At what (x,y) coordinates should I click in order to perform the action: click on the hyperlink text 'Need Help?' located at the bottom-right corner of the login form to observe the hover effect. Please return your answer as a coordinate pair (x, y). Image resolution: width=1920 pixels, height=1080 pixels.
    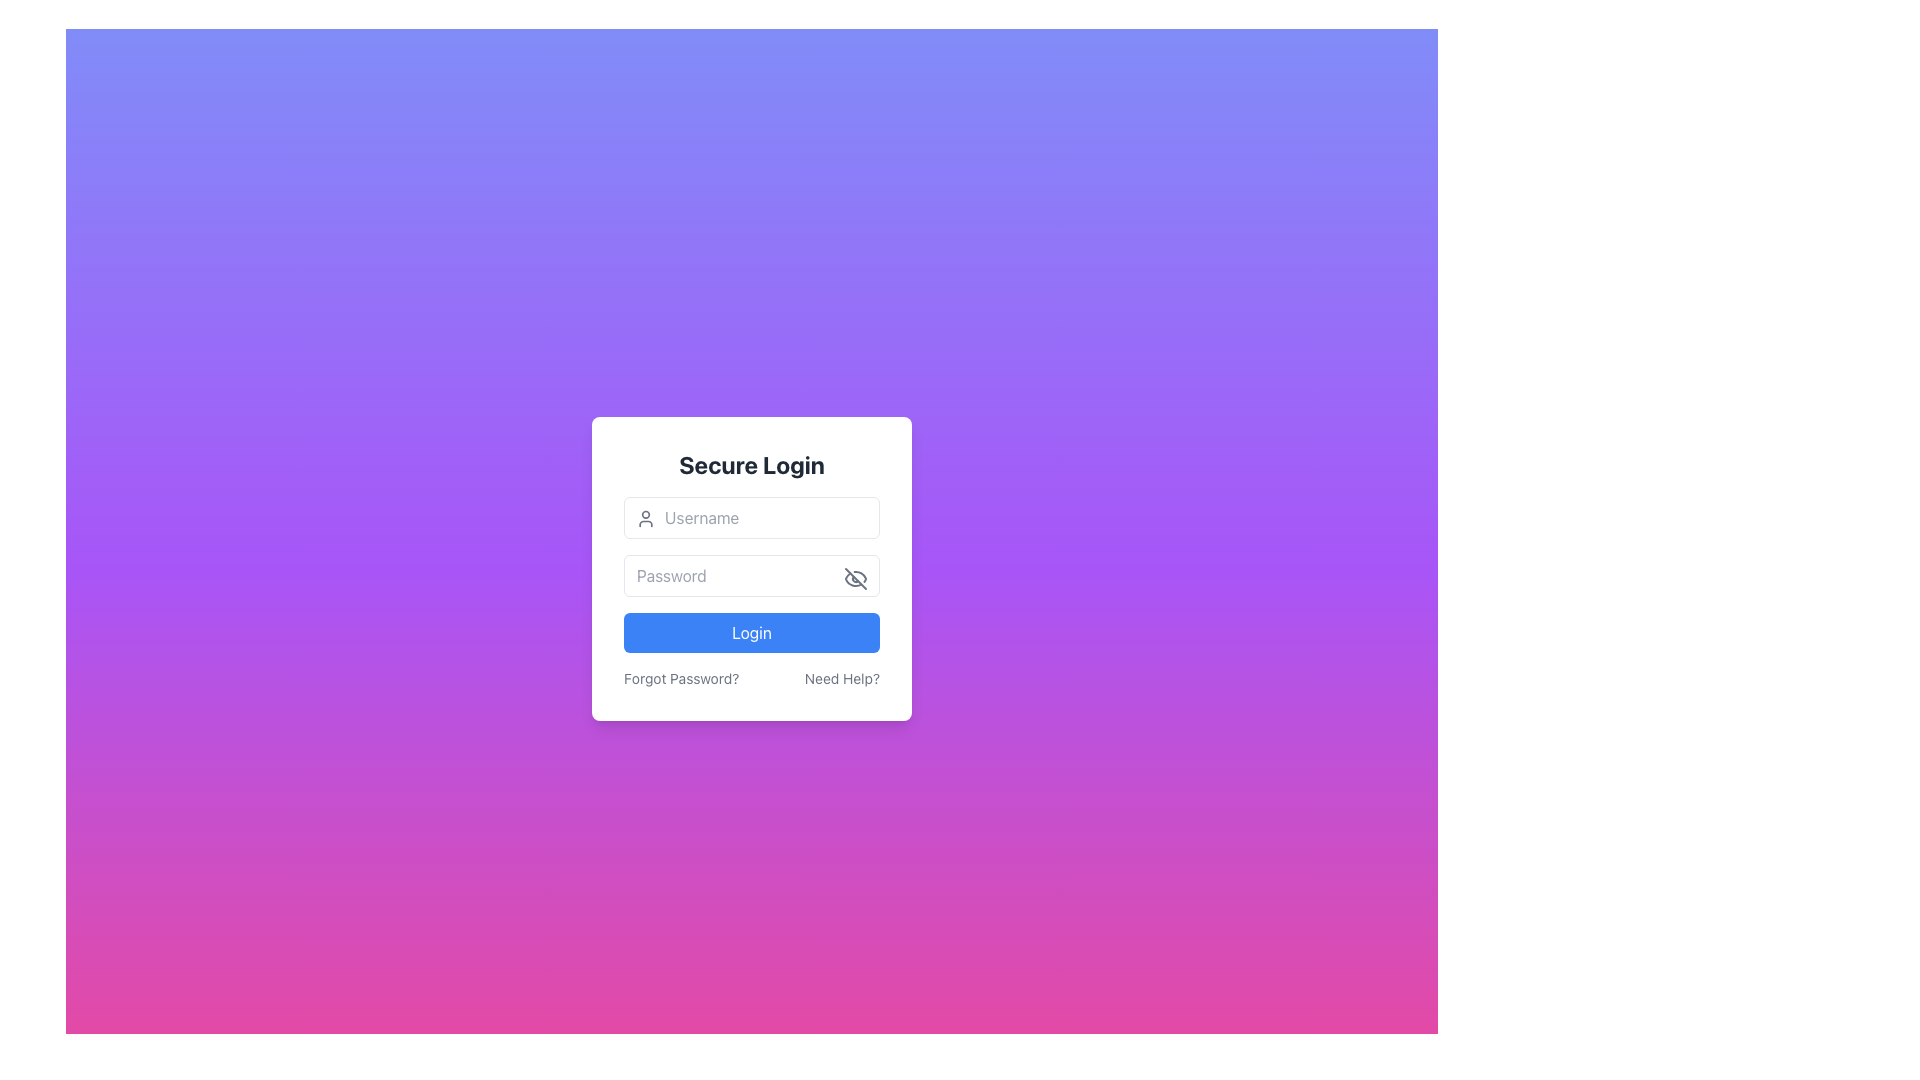
    Looking at the image, I should click on (842, 677).